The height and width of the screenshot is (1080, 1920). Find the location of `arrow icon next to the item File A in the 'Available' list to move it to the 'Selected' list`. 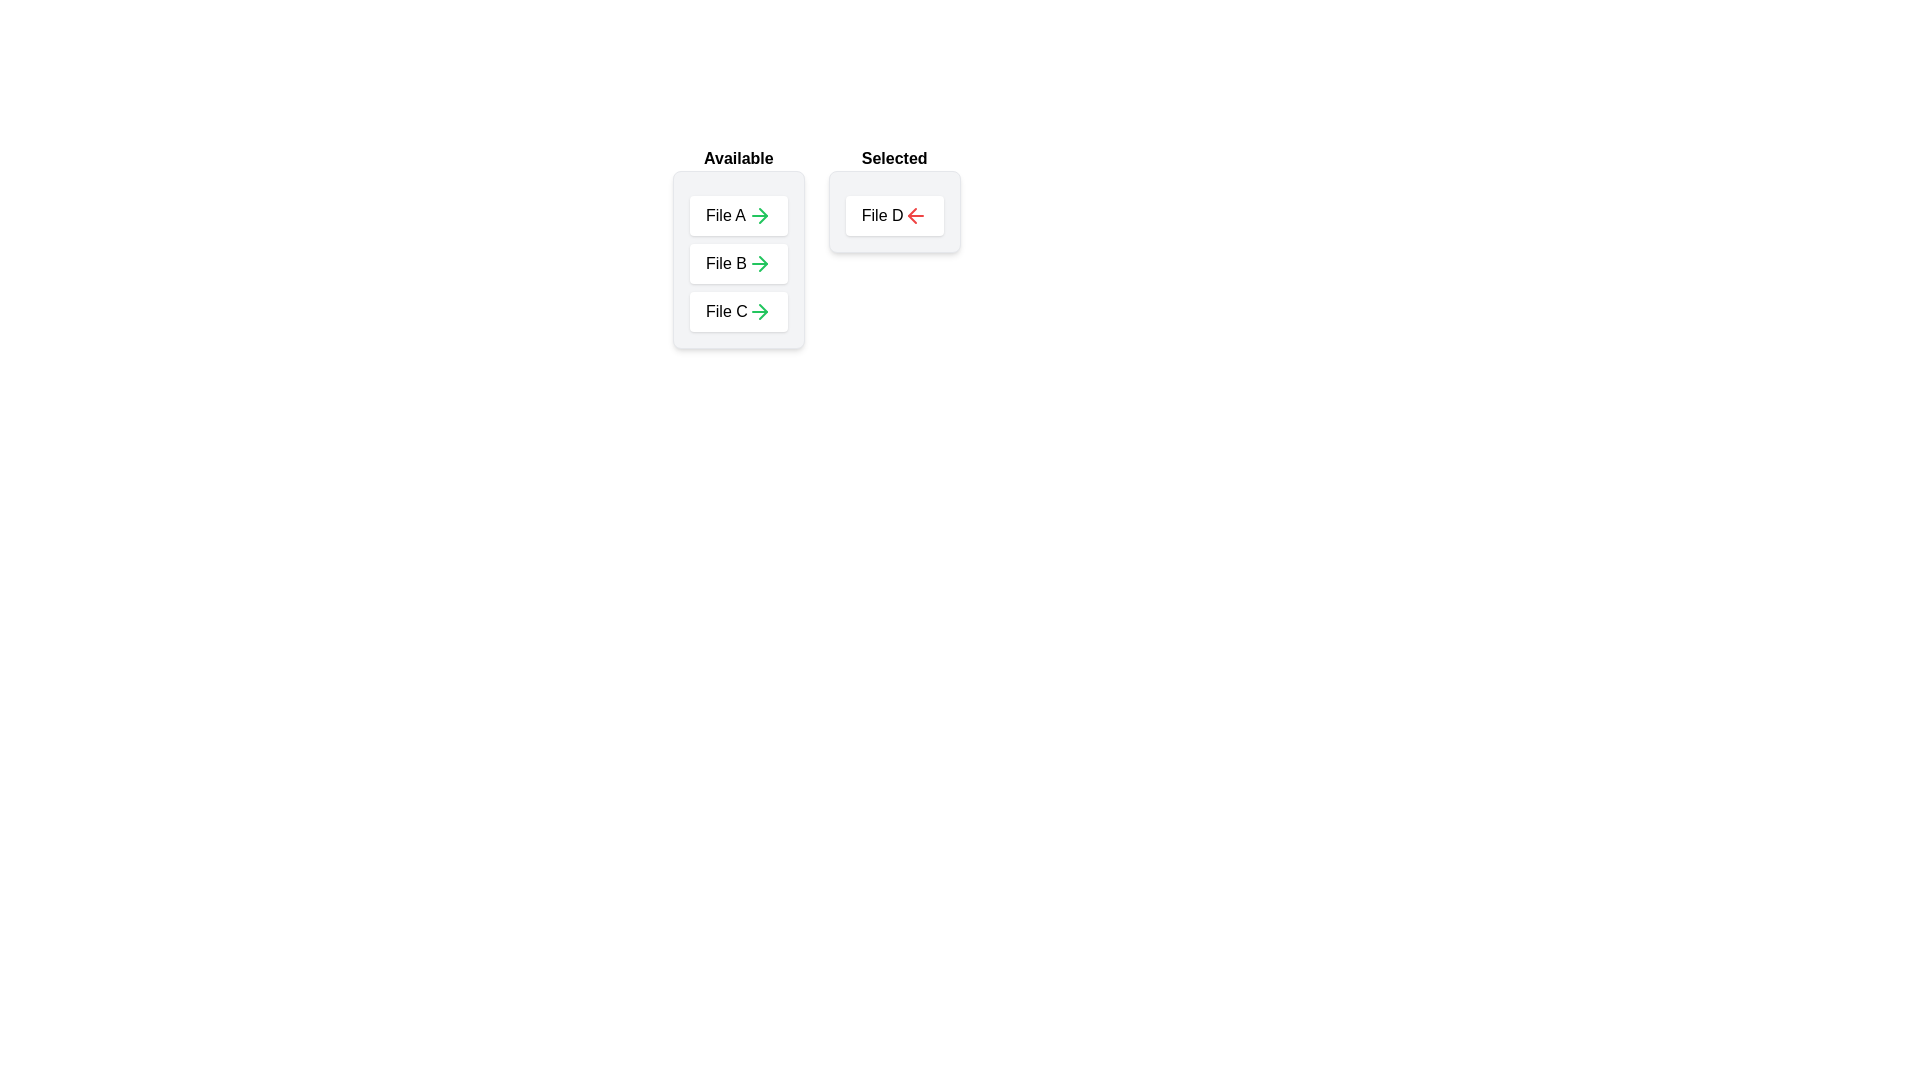

arrow icon next to the item File A in the 'Available' list to move it to the 'Selected' list is located at coordinates (758, 216).